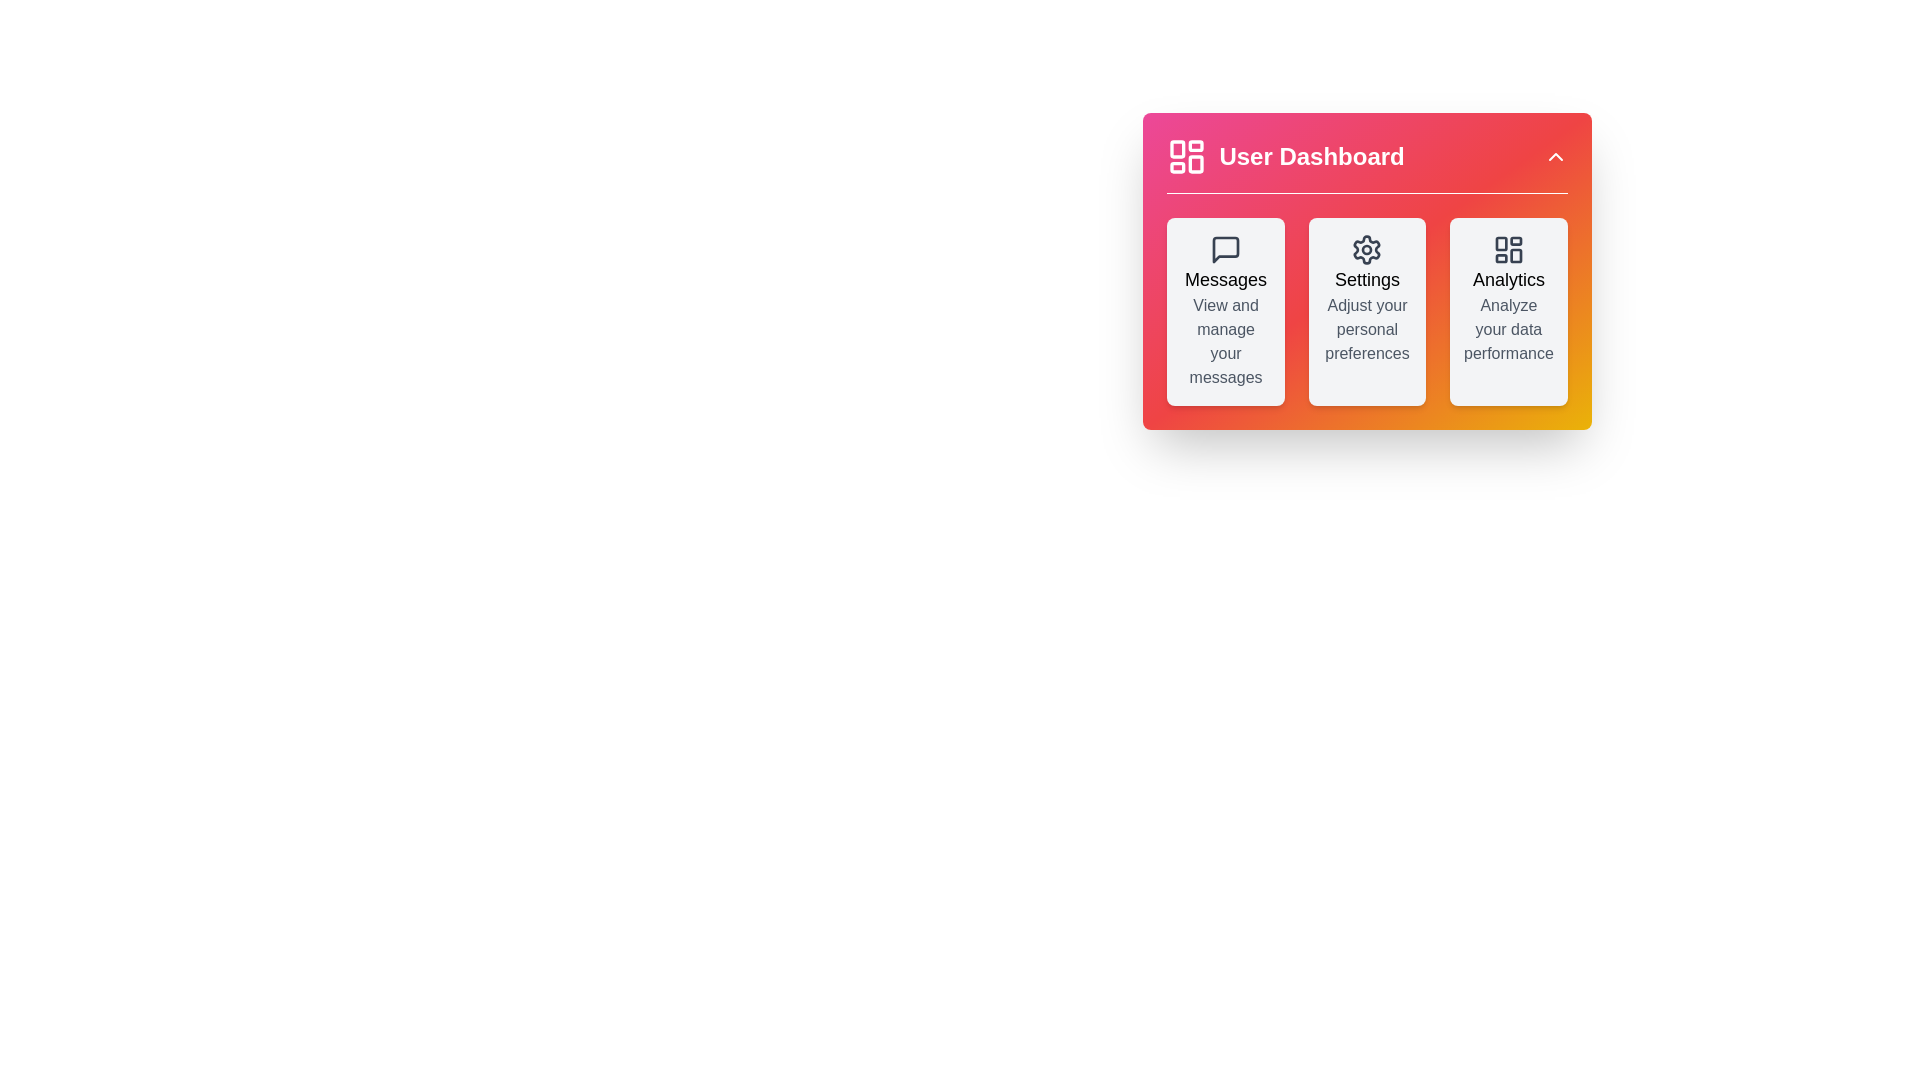  Describe the element at coordinates (1508, 312) in the screenshot. I see `the 'Analytics' informational card, which is the third card in a horizontal row beneath the 'User Dashboard' header` at that location.